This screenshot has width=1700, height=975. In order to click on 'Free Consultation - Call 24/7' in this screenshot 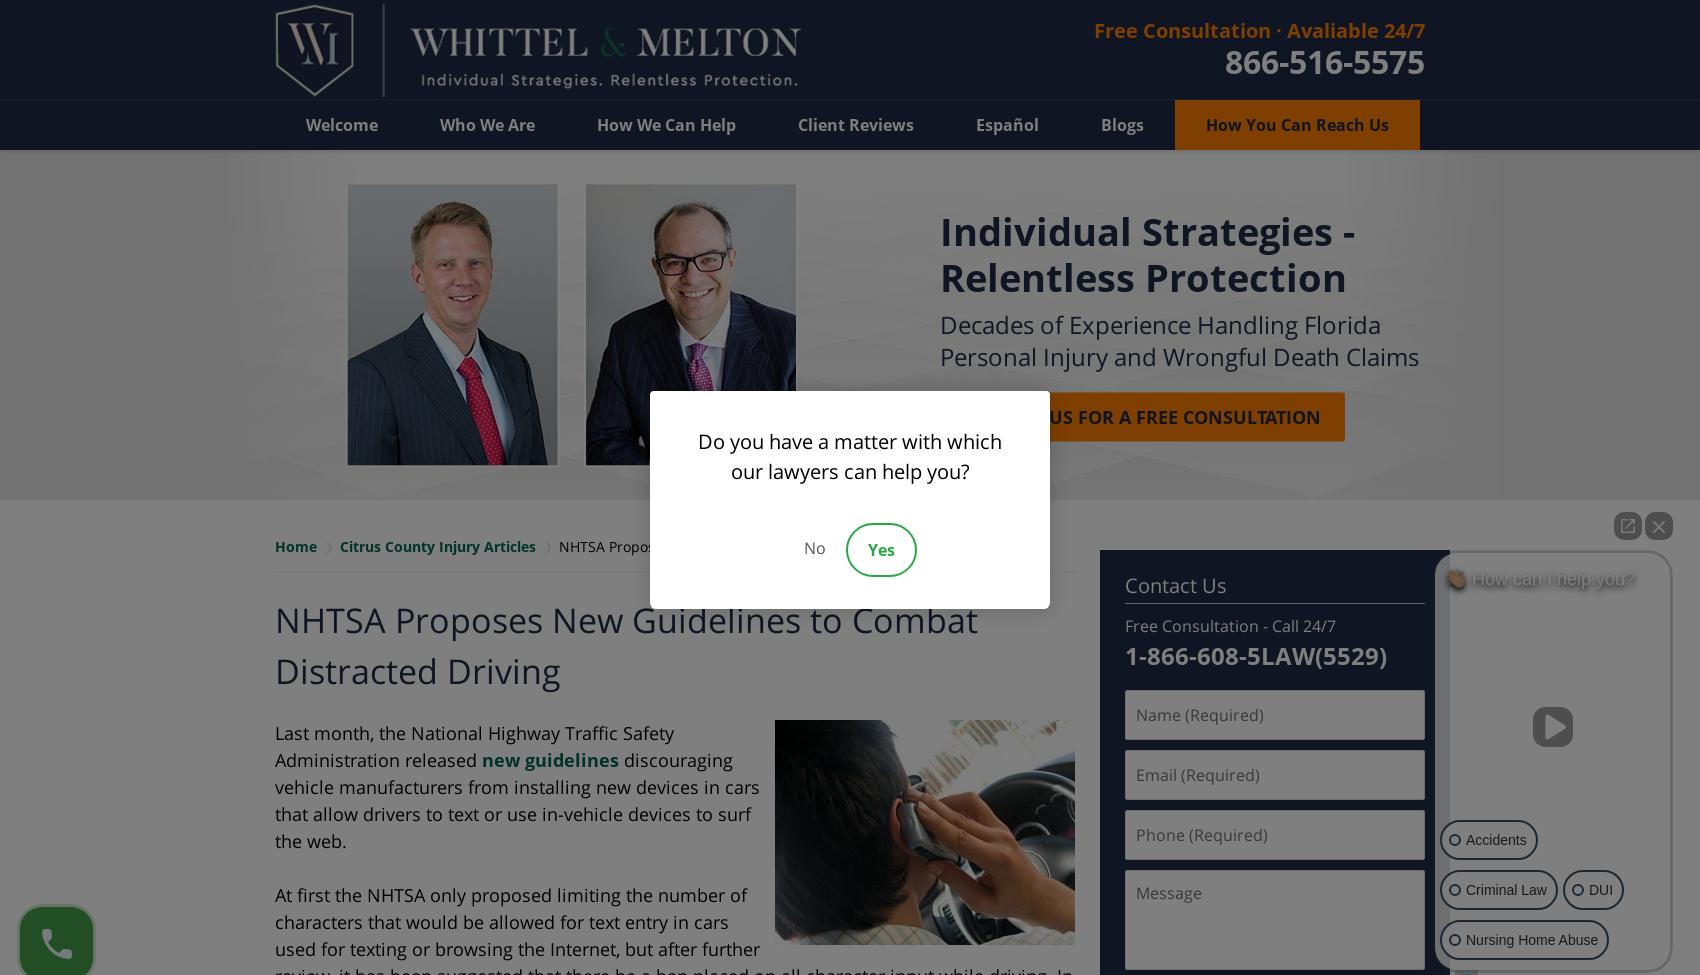, I will do `click(1229, 626)`.